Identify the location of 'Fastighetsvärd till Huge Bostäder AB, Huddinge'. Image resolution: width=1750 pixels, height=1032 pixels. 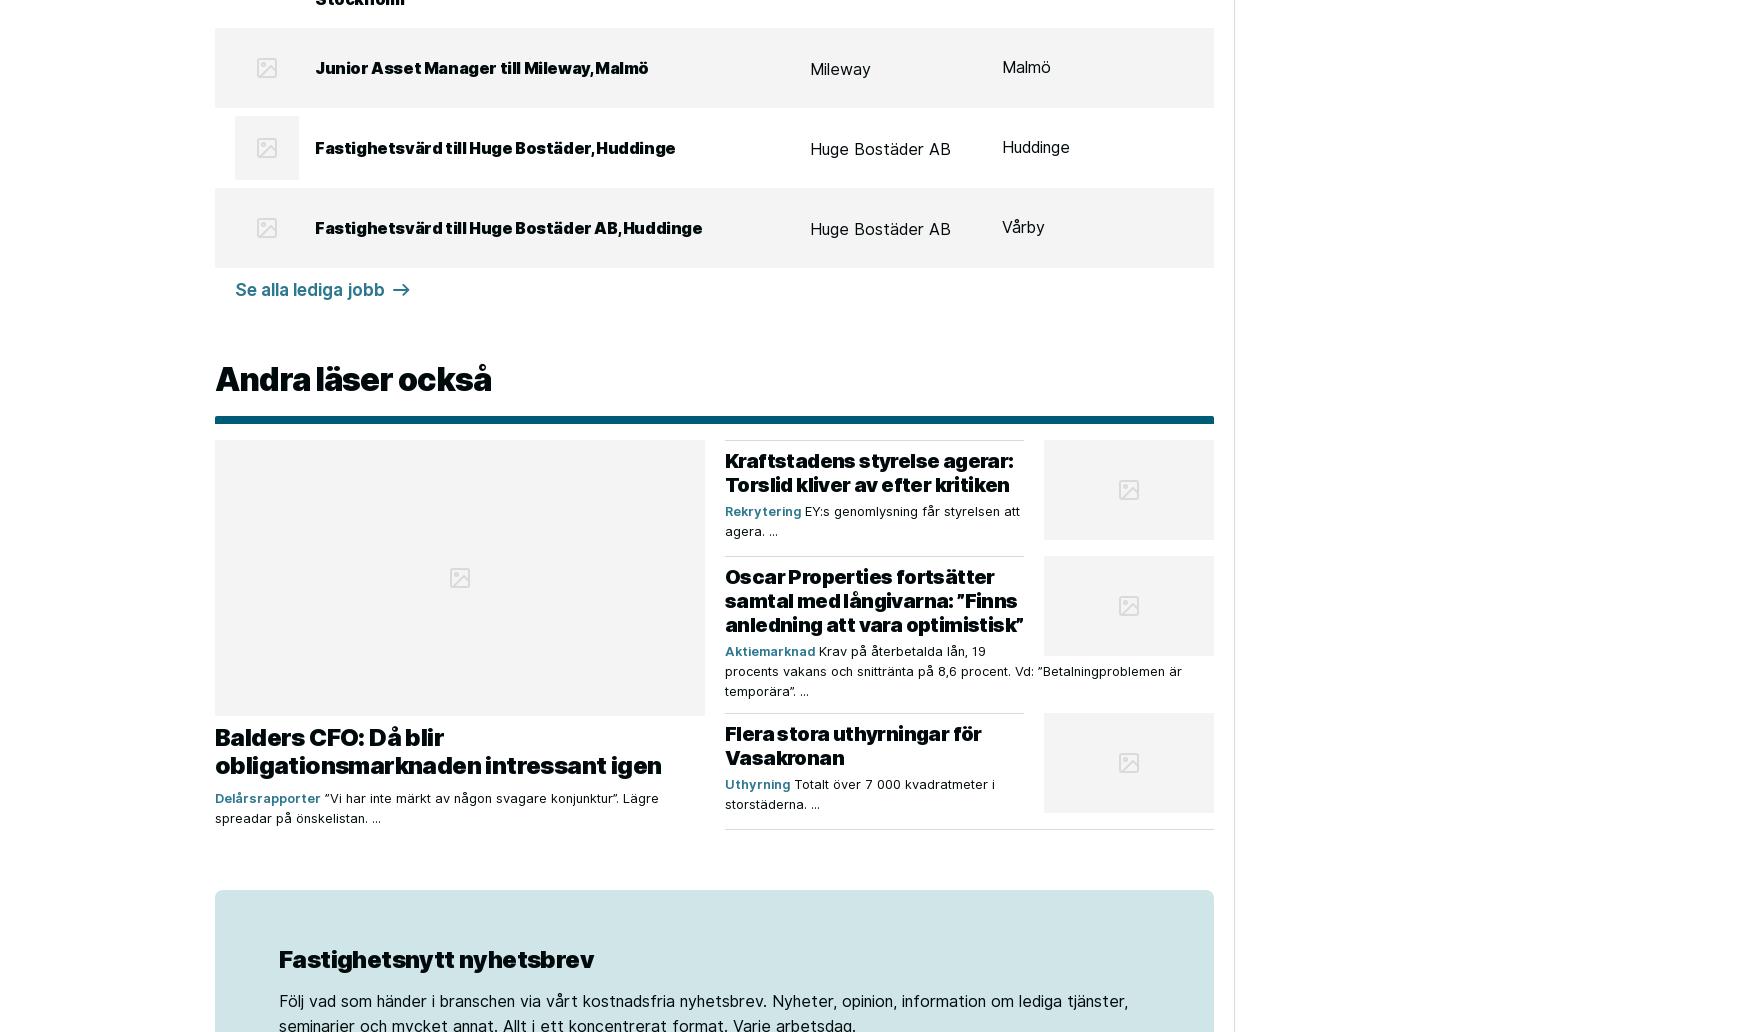
(507, 226).